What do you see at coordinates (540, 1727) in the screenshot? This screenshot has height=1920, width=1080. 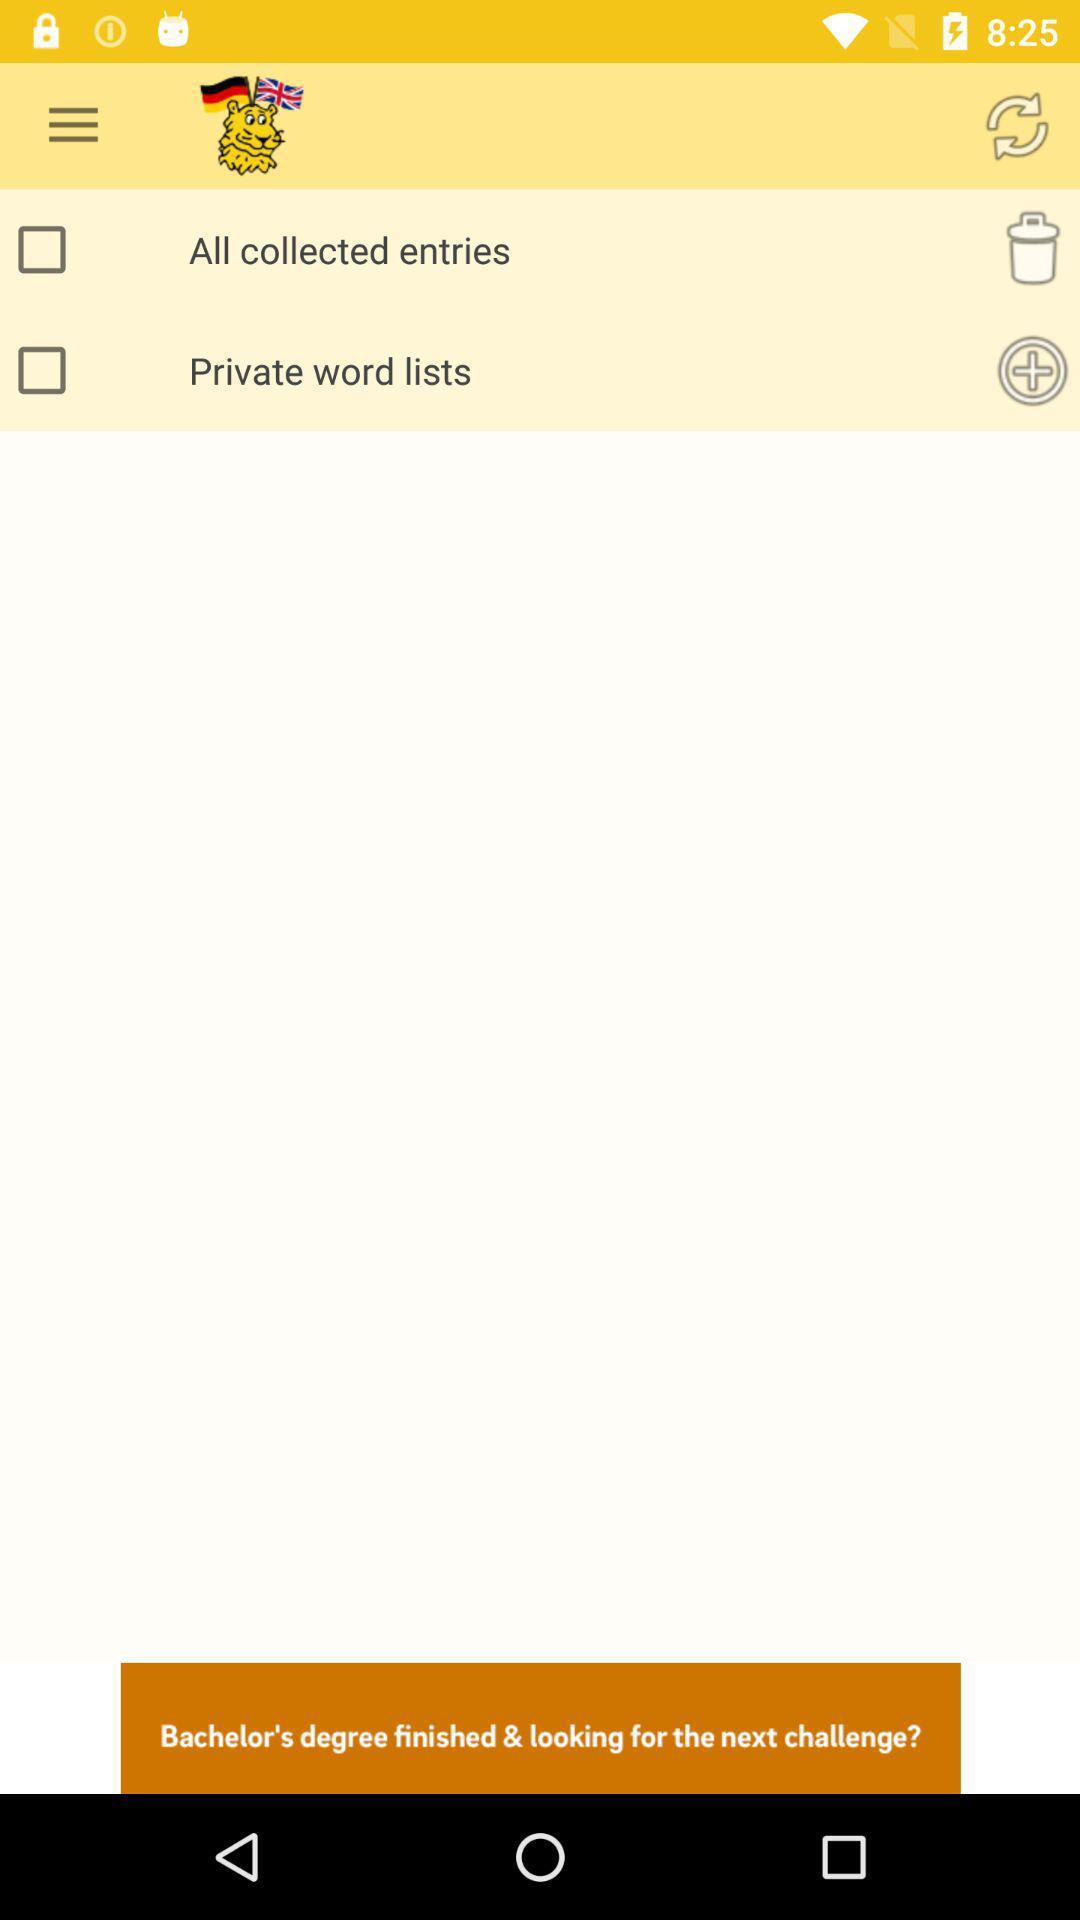 I see `advertisement` at bounding box center [540, 1727].